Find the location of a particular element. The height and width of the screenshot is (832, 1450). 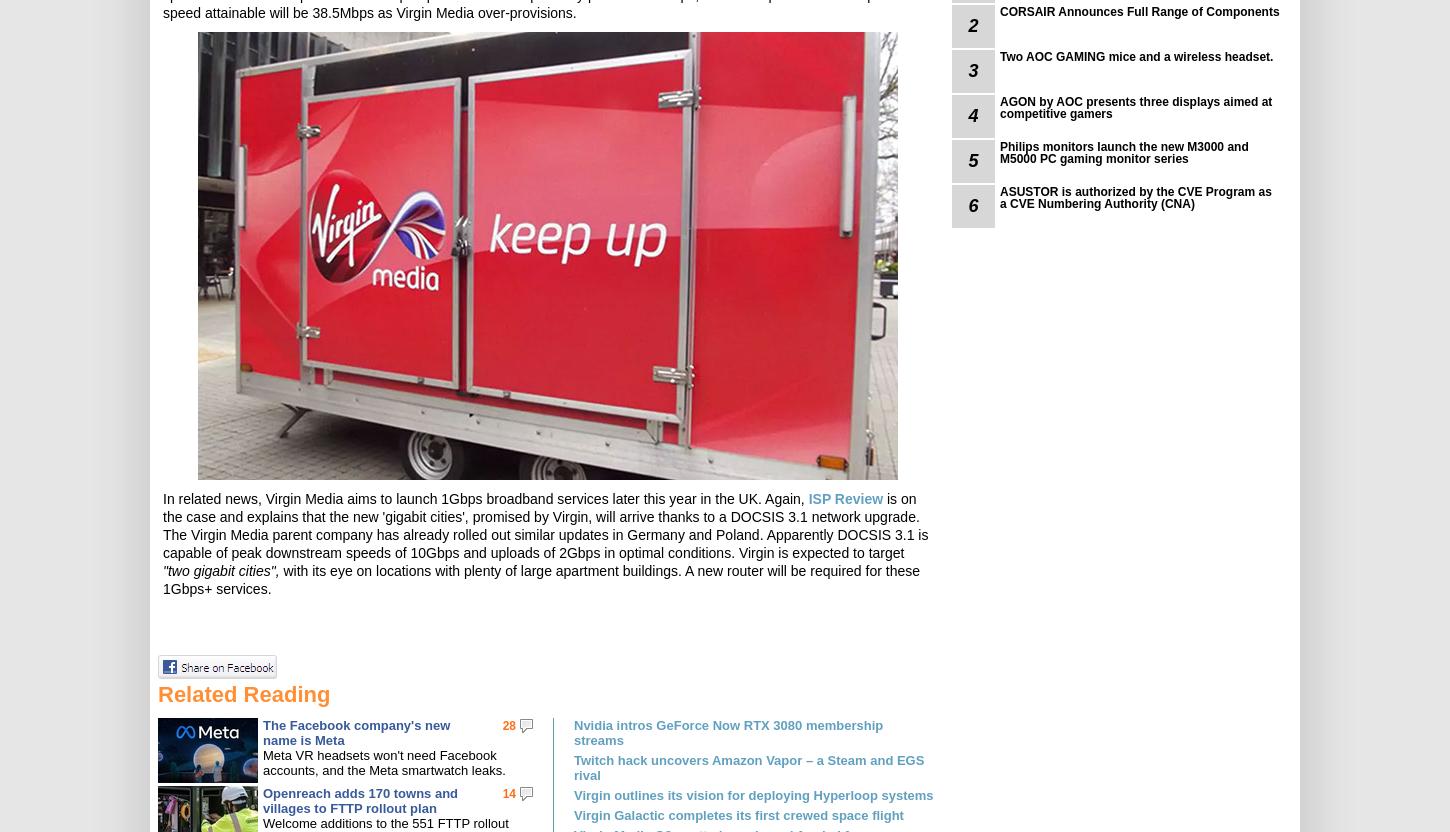

'ASUSTOR is authorized by the CVE Program as a CVE Numbering Authority (CNA)' is located at coordinates (1134, 197).